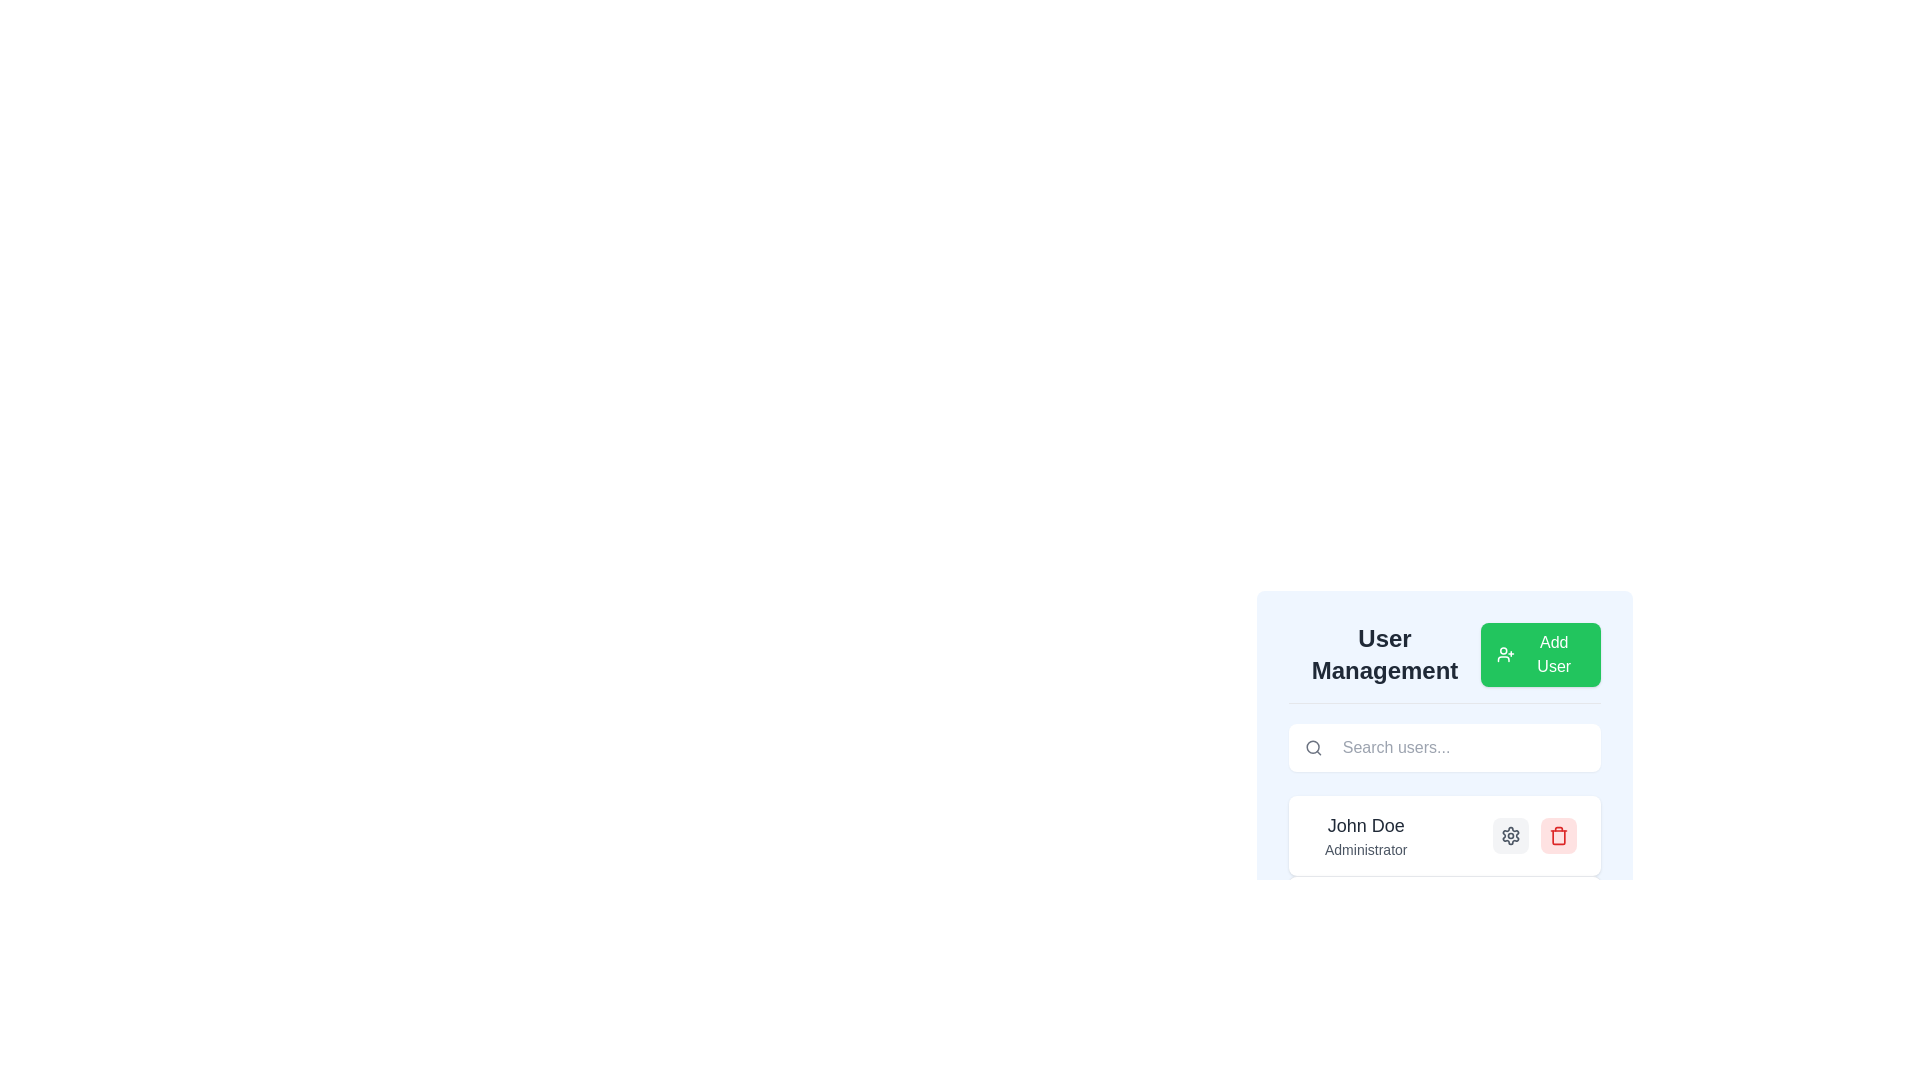 The width and height of the screenshot is (1920, 1080). I want to click on the 'User Management' static text heading, which is displayed in a bold font and serves as a title in the interface, so click(1384, 655).